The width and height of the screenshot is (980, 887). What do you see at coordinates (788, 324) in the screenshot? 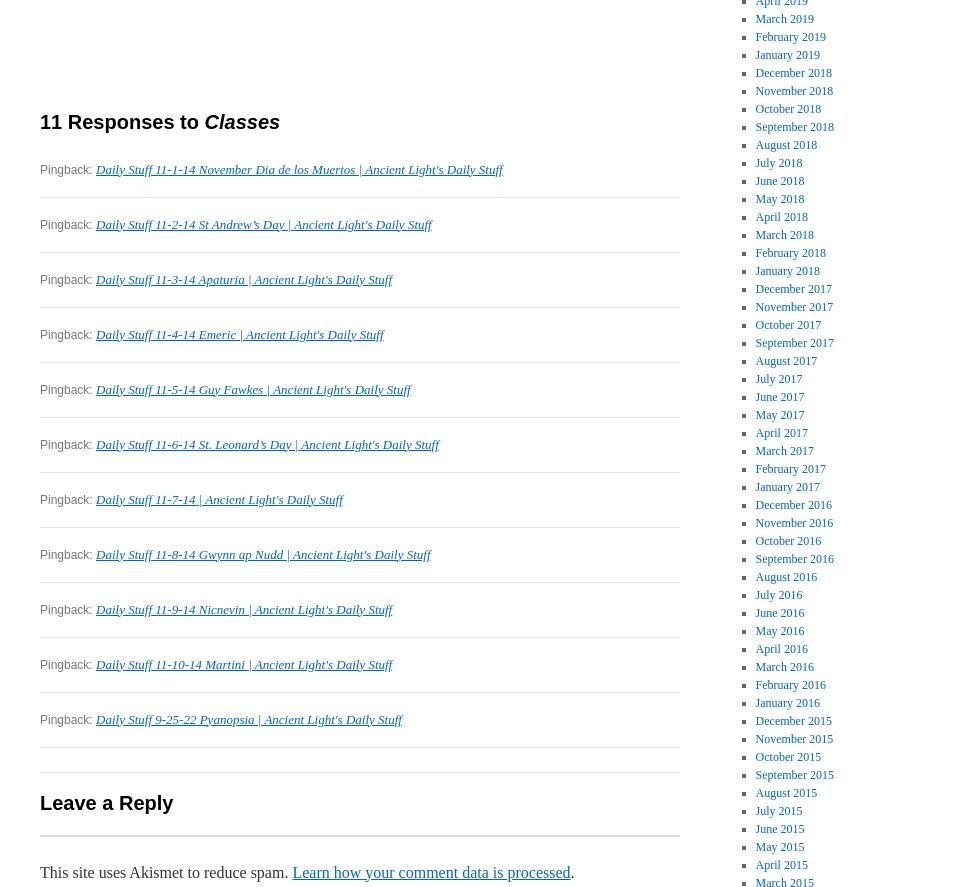
I see `'October 2017'` at bounding box center [788, 324].